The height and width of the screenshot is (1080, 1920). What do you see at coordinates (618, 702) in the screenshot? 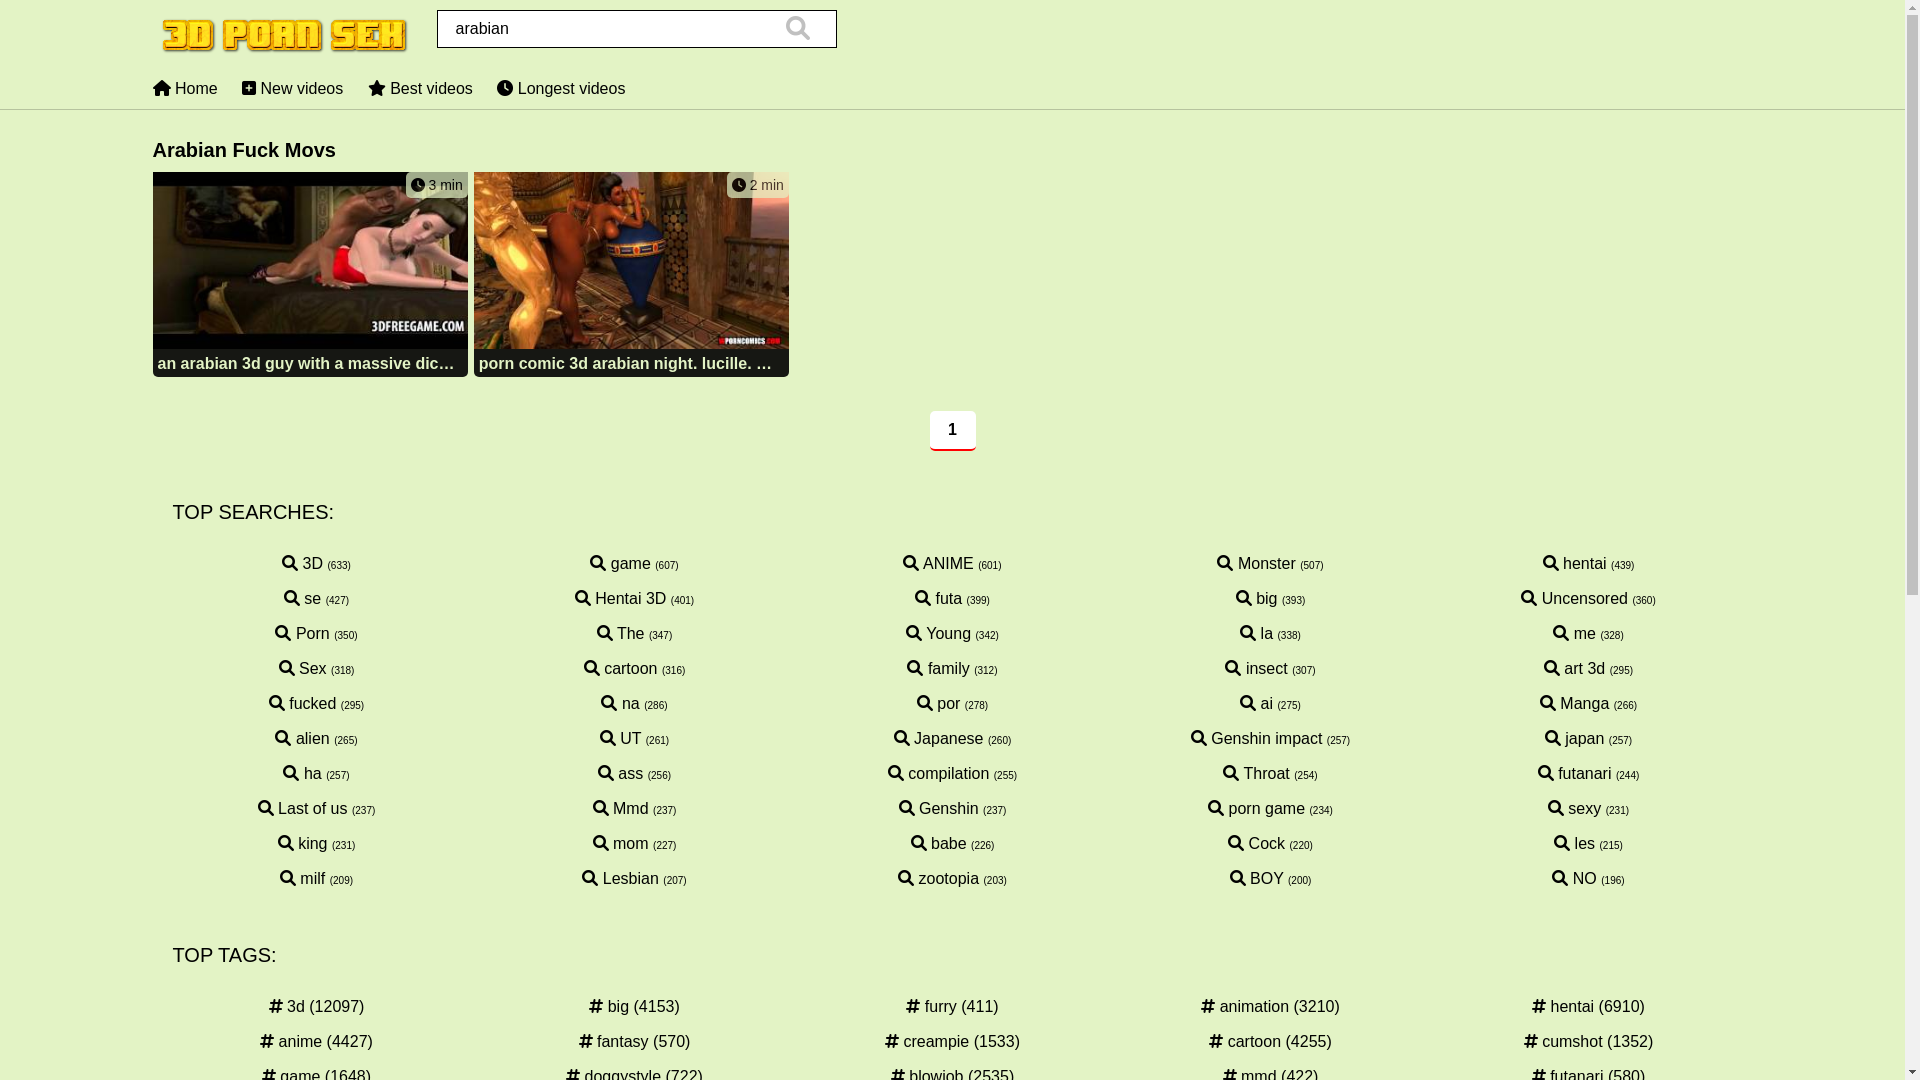
I see `'na'` at bounding box center [618, 702].